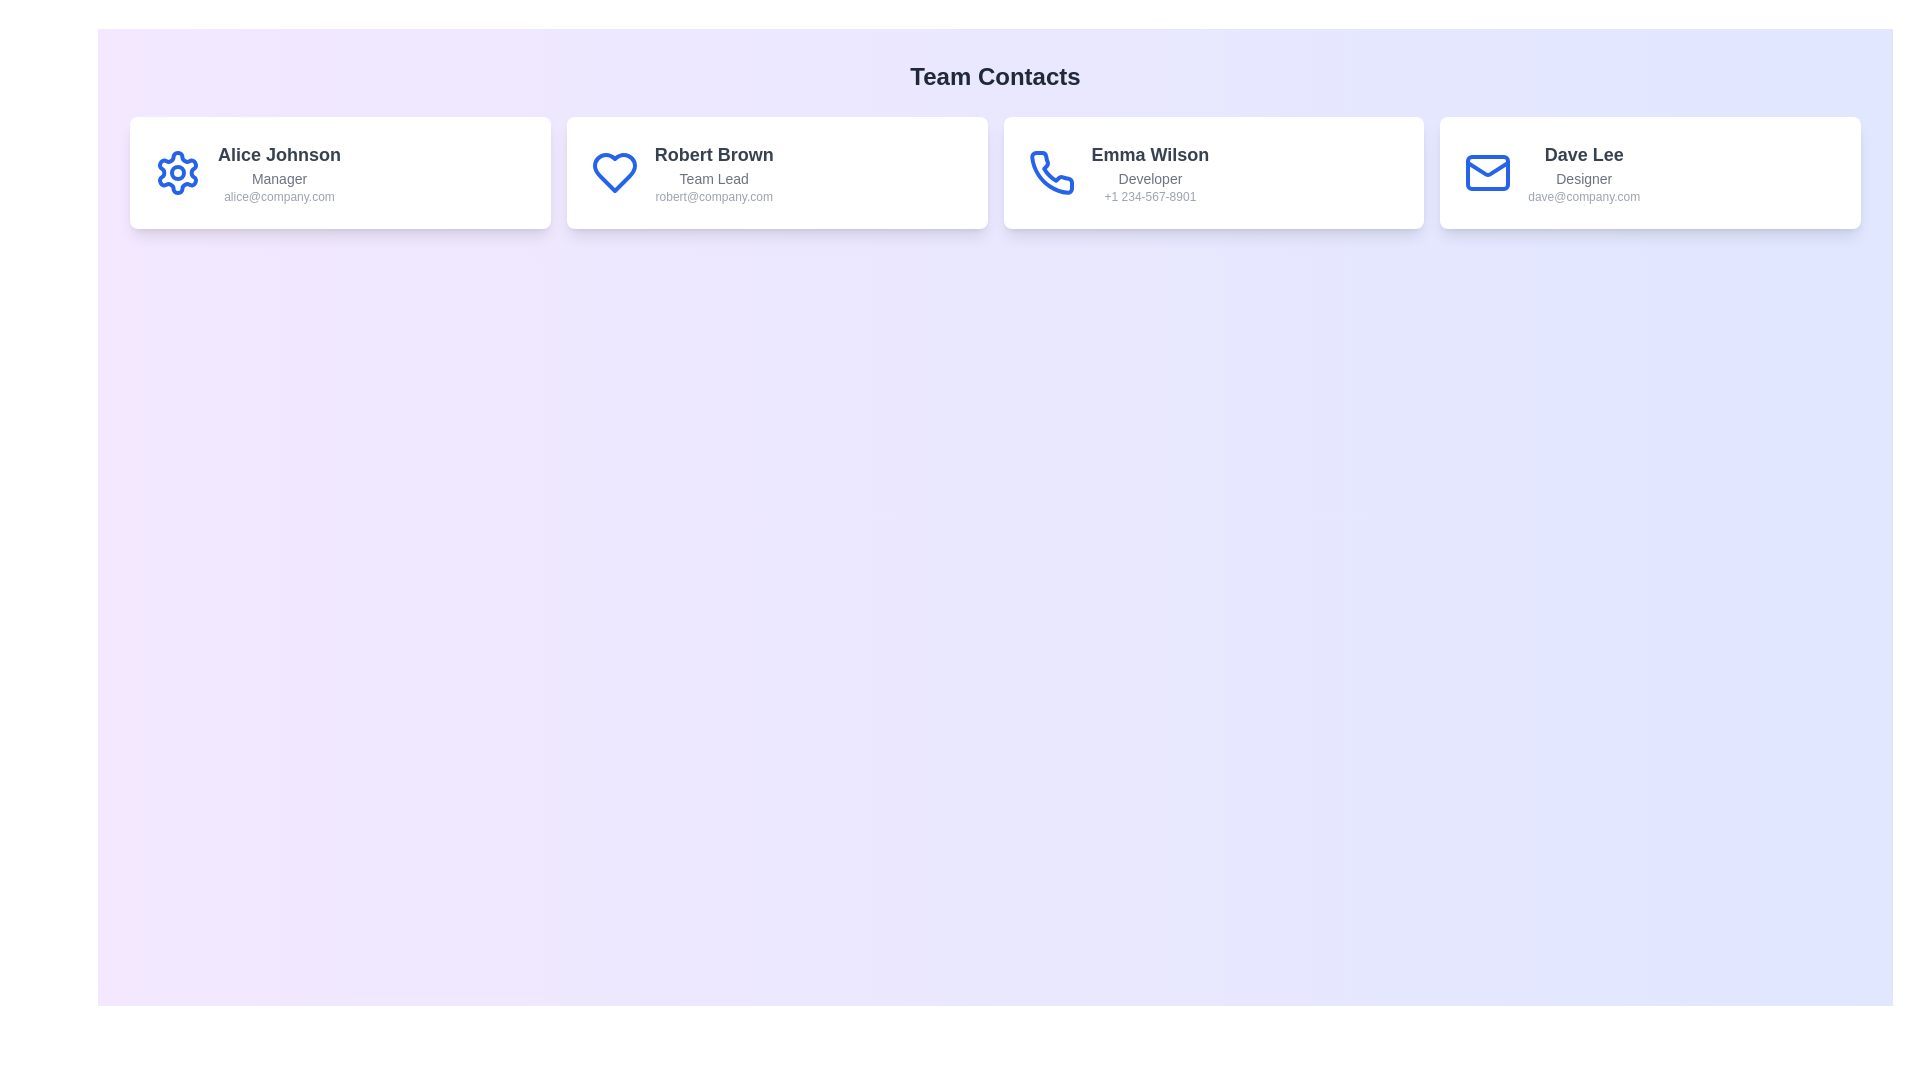  I want to click on the blue phone icon associated with the contact 'Emma Wilson', which is part of the third card in a horizontal set of four cards, so click(1050, 171).